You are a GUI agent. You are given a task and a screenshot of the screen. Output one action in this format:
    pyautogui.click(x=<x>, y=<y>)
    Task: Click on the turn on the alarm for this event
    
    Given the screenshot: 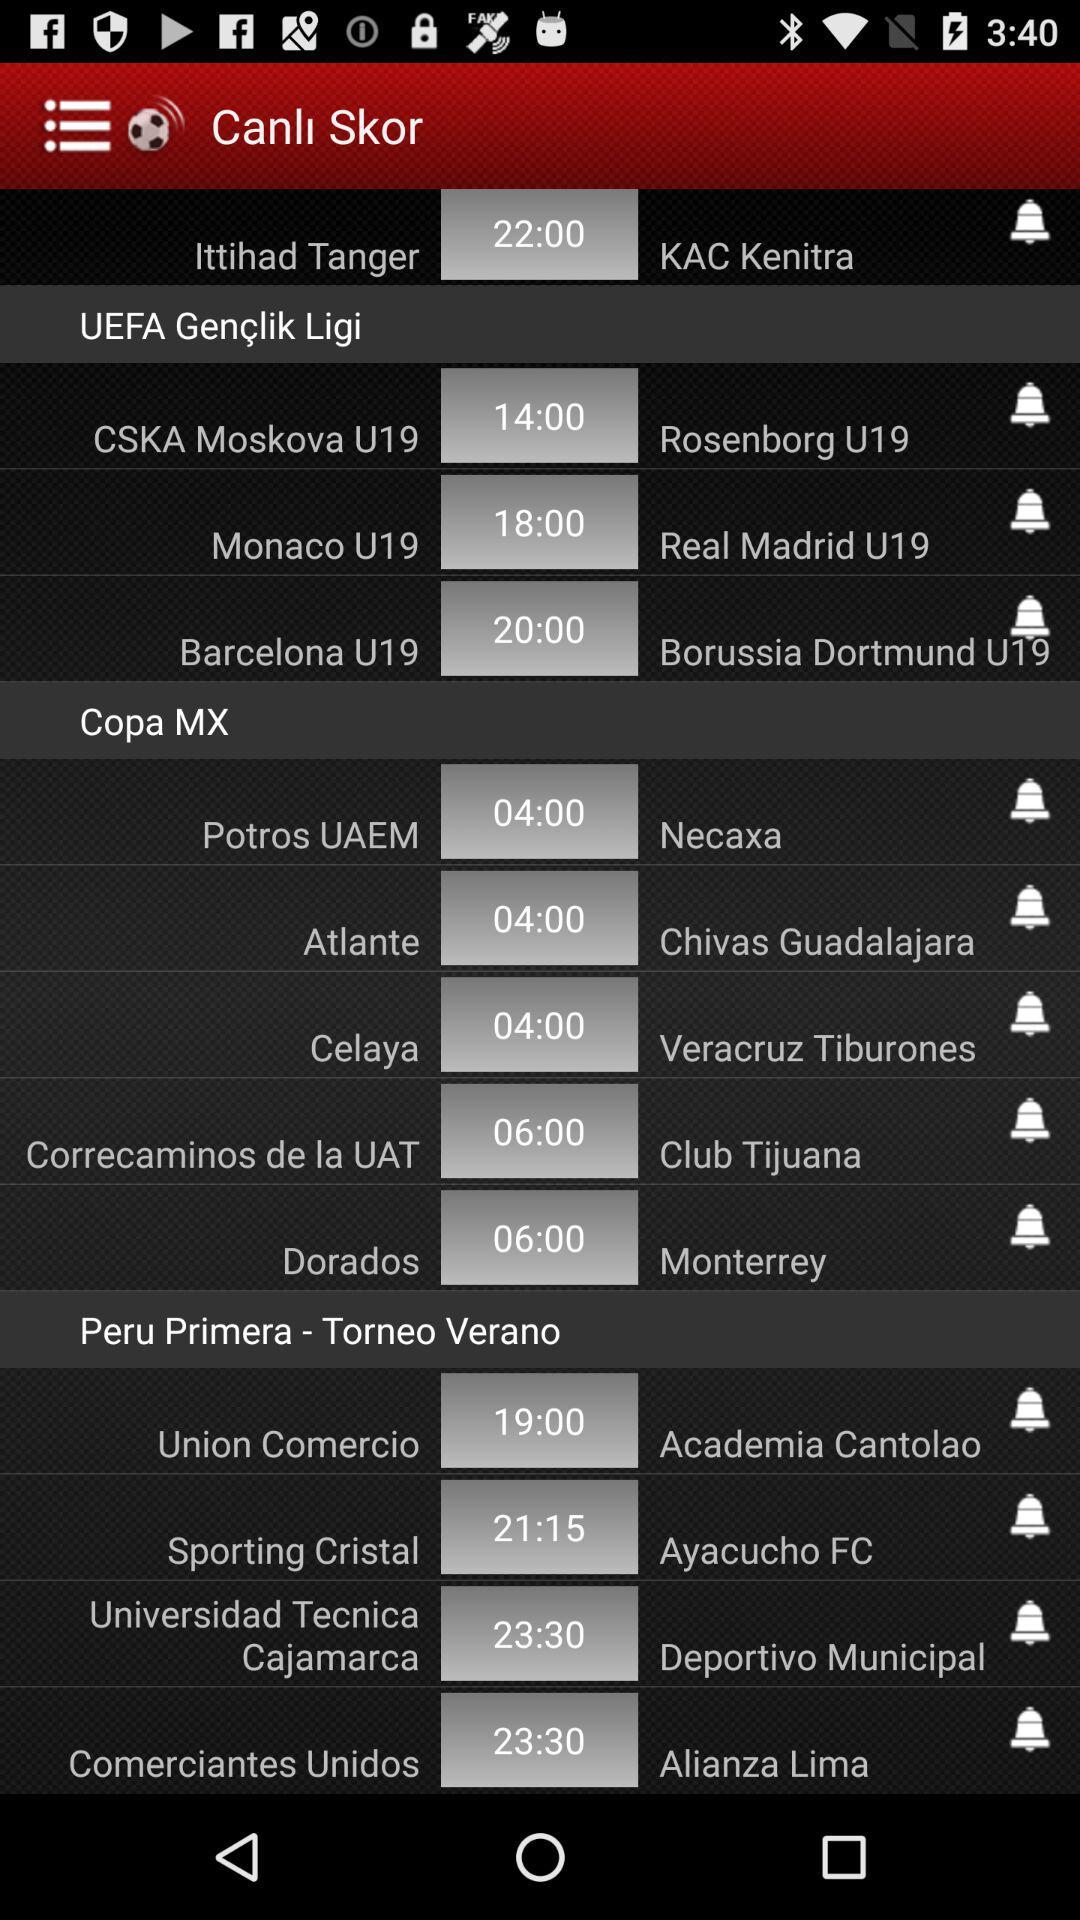 What is the action you would take?
    pyautogui.click(x=1029, y=906)
    